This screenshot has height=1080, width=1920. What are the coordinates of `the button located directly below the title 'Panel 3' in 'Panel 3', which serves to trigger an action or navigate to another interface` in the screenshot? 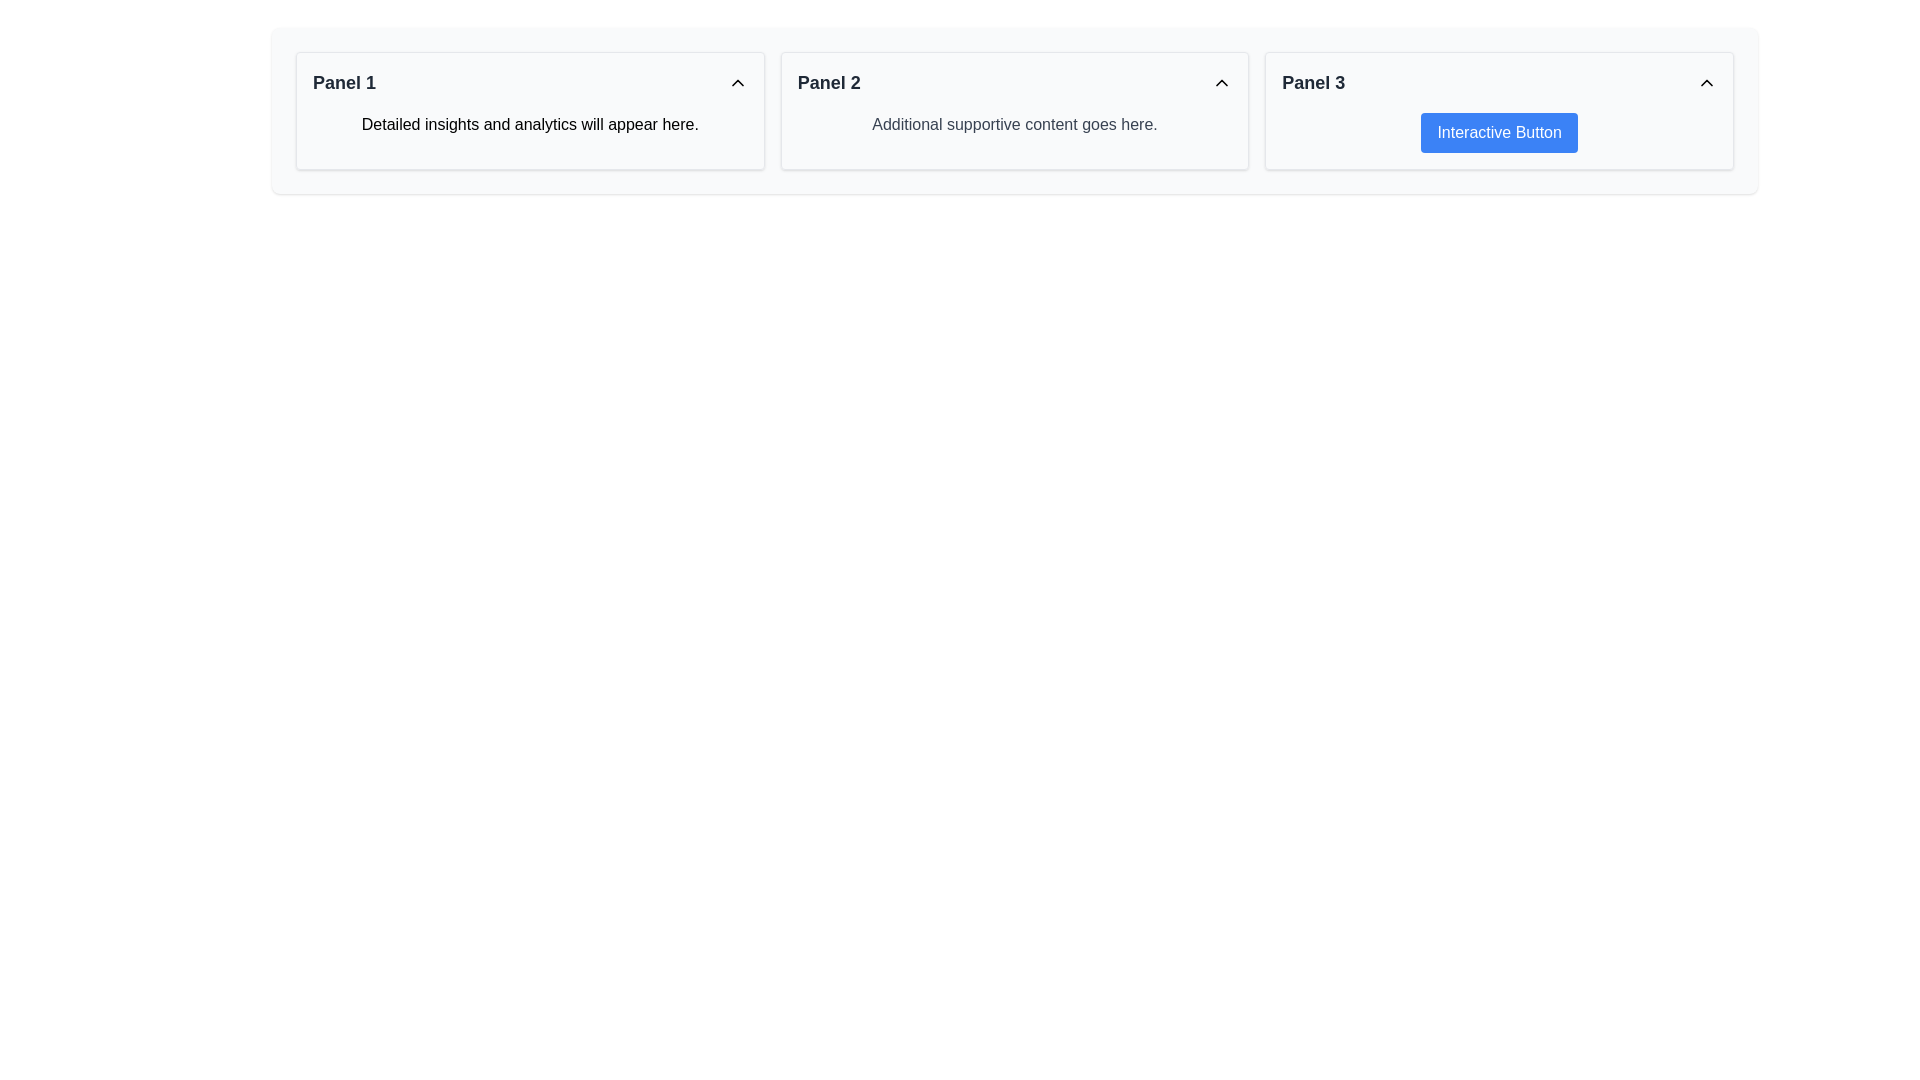 It's located at (1499, 132).